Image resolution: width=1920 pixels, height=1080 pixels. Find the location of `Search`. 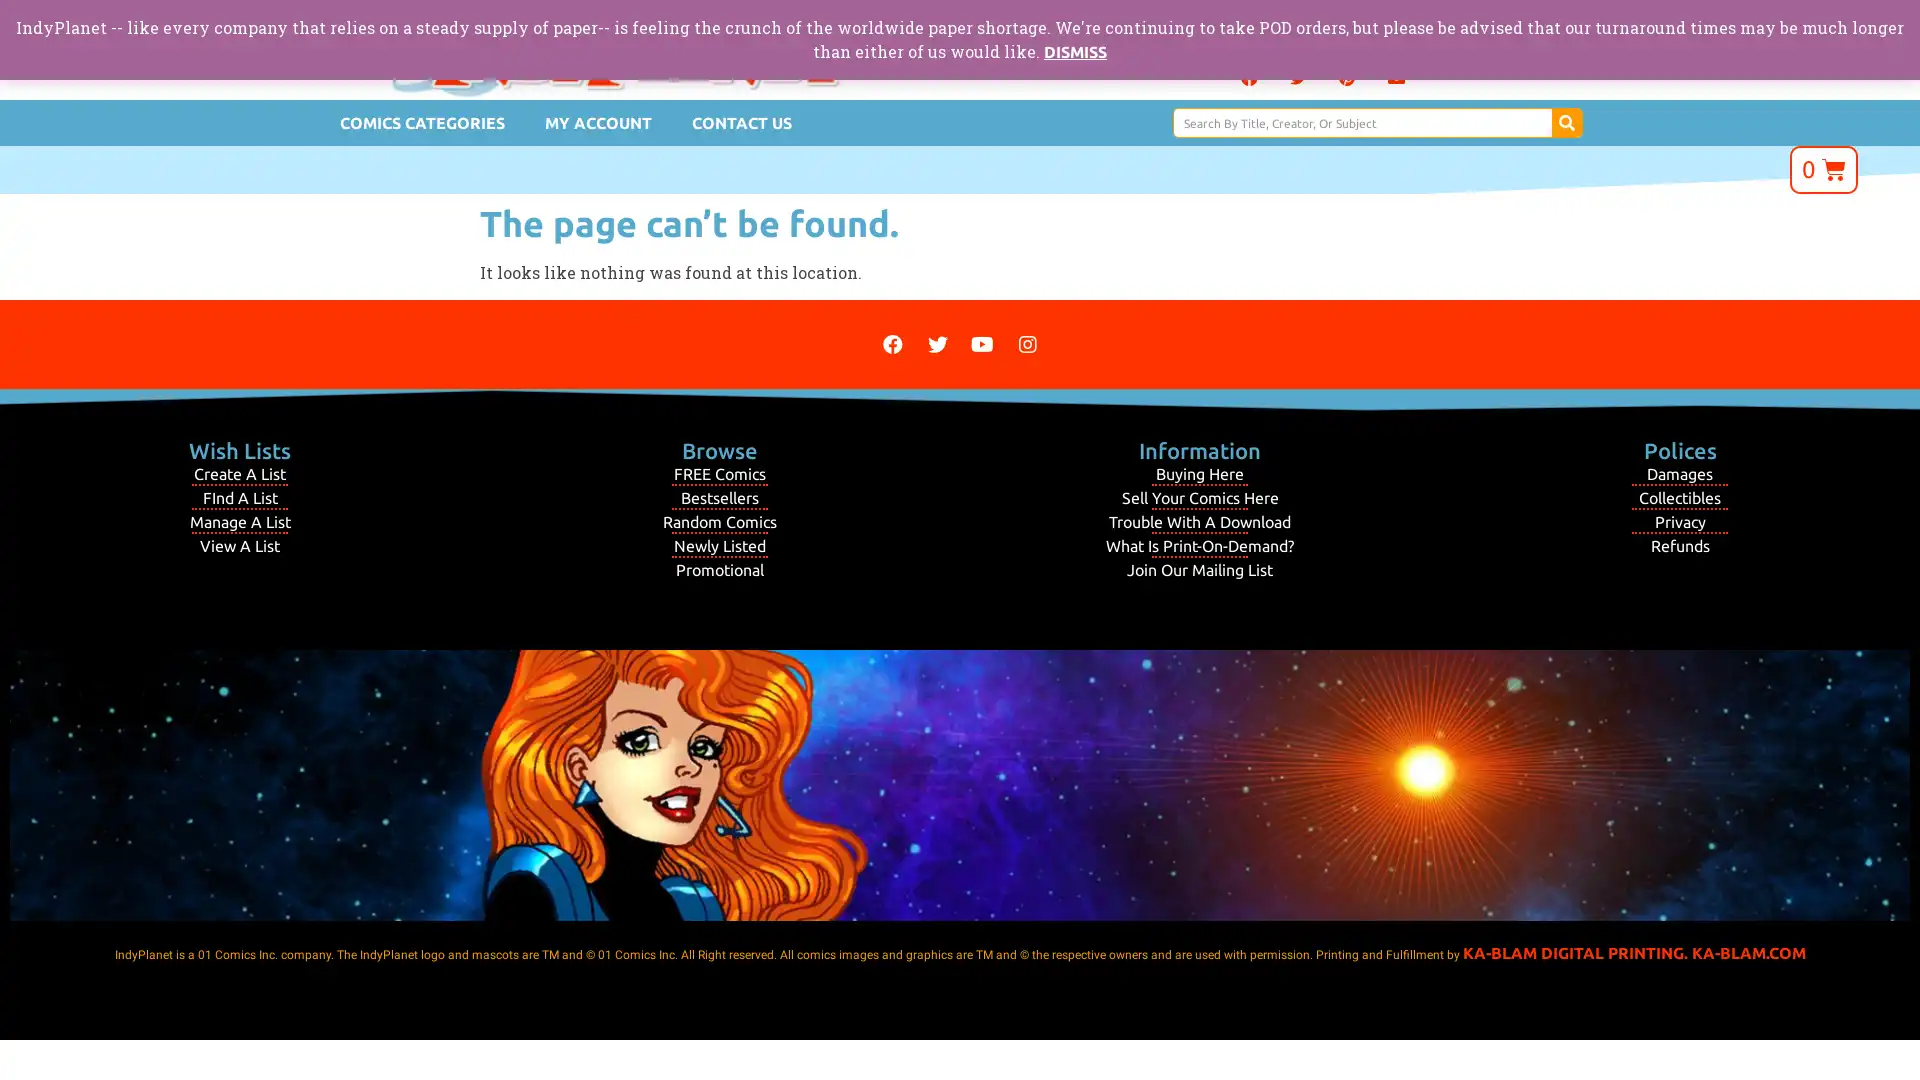

Search is located at coordinates (1565, 123).